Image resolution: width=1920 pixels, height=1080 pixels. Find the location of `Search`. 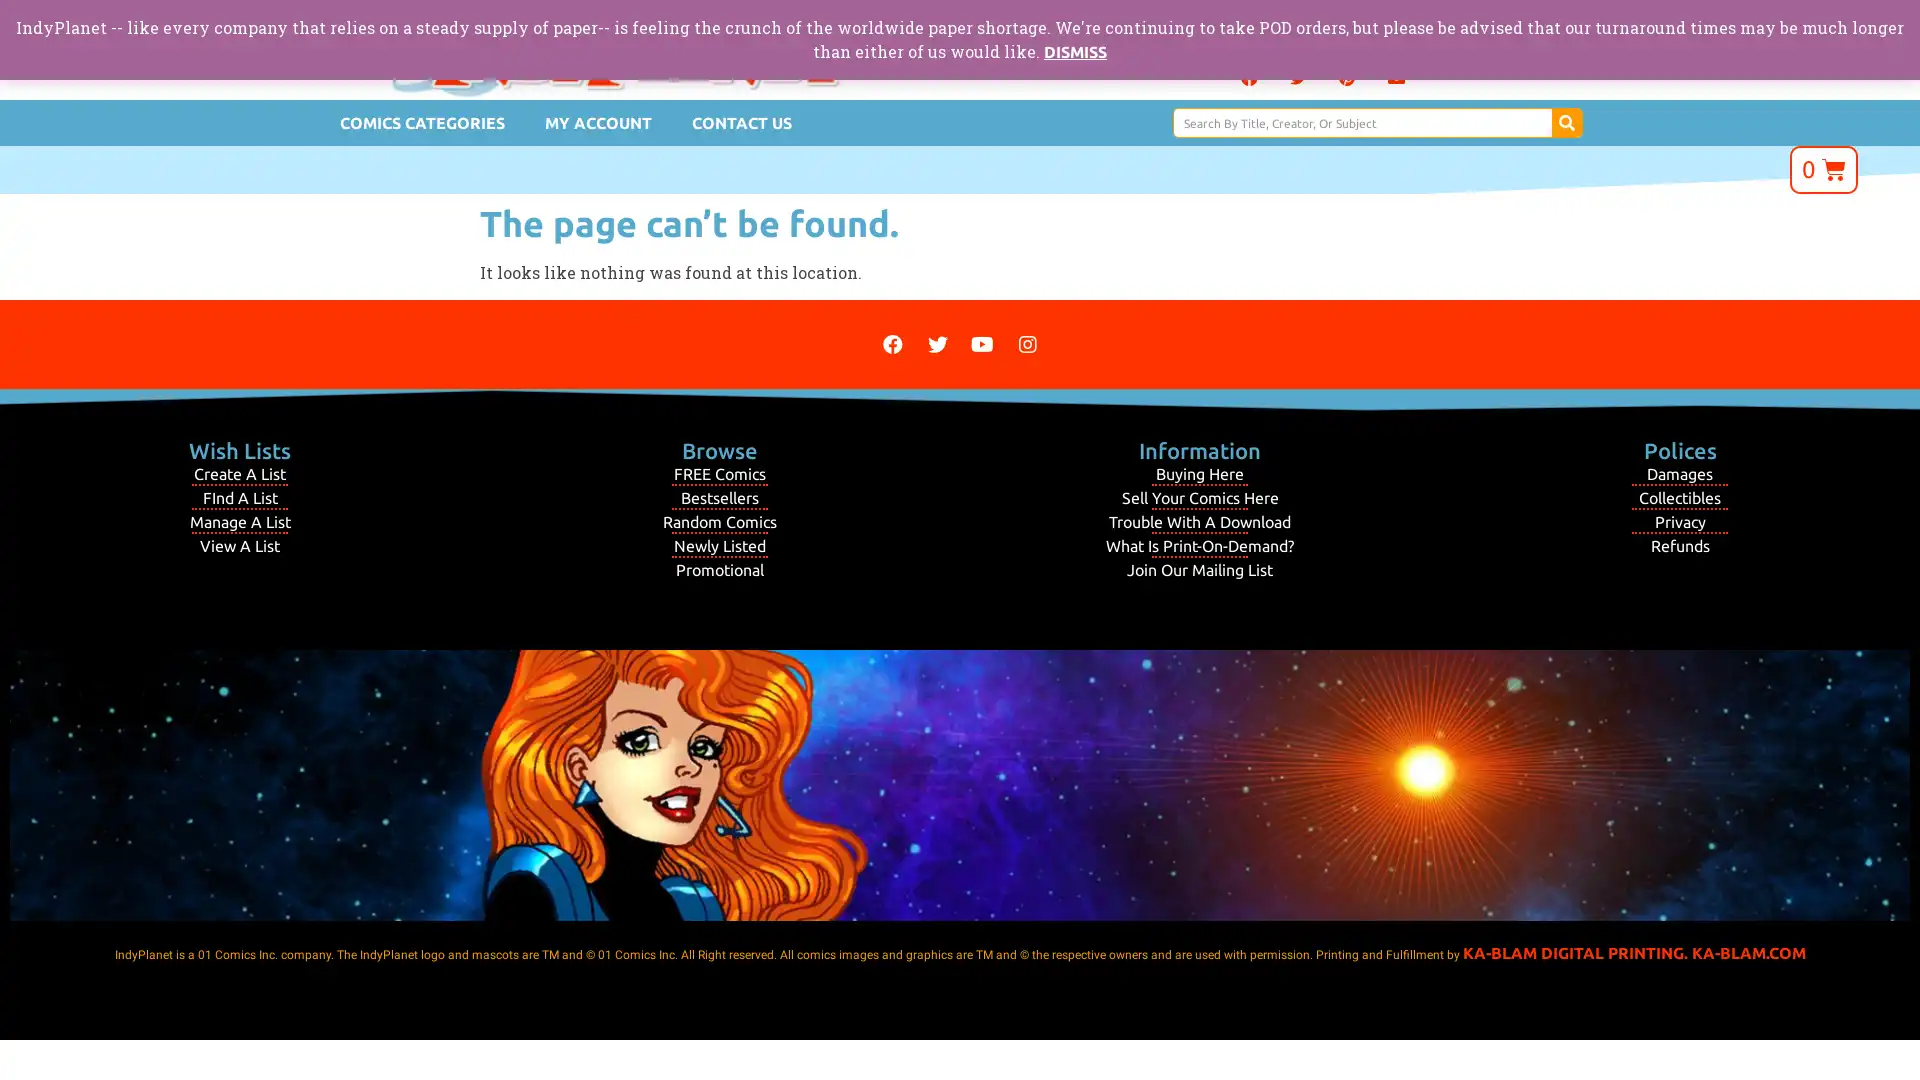

Search is located at coordinates (1565, 123).